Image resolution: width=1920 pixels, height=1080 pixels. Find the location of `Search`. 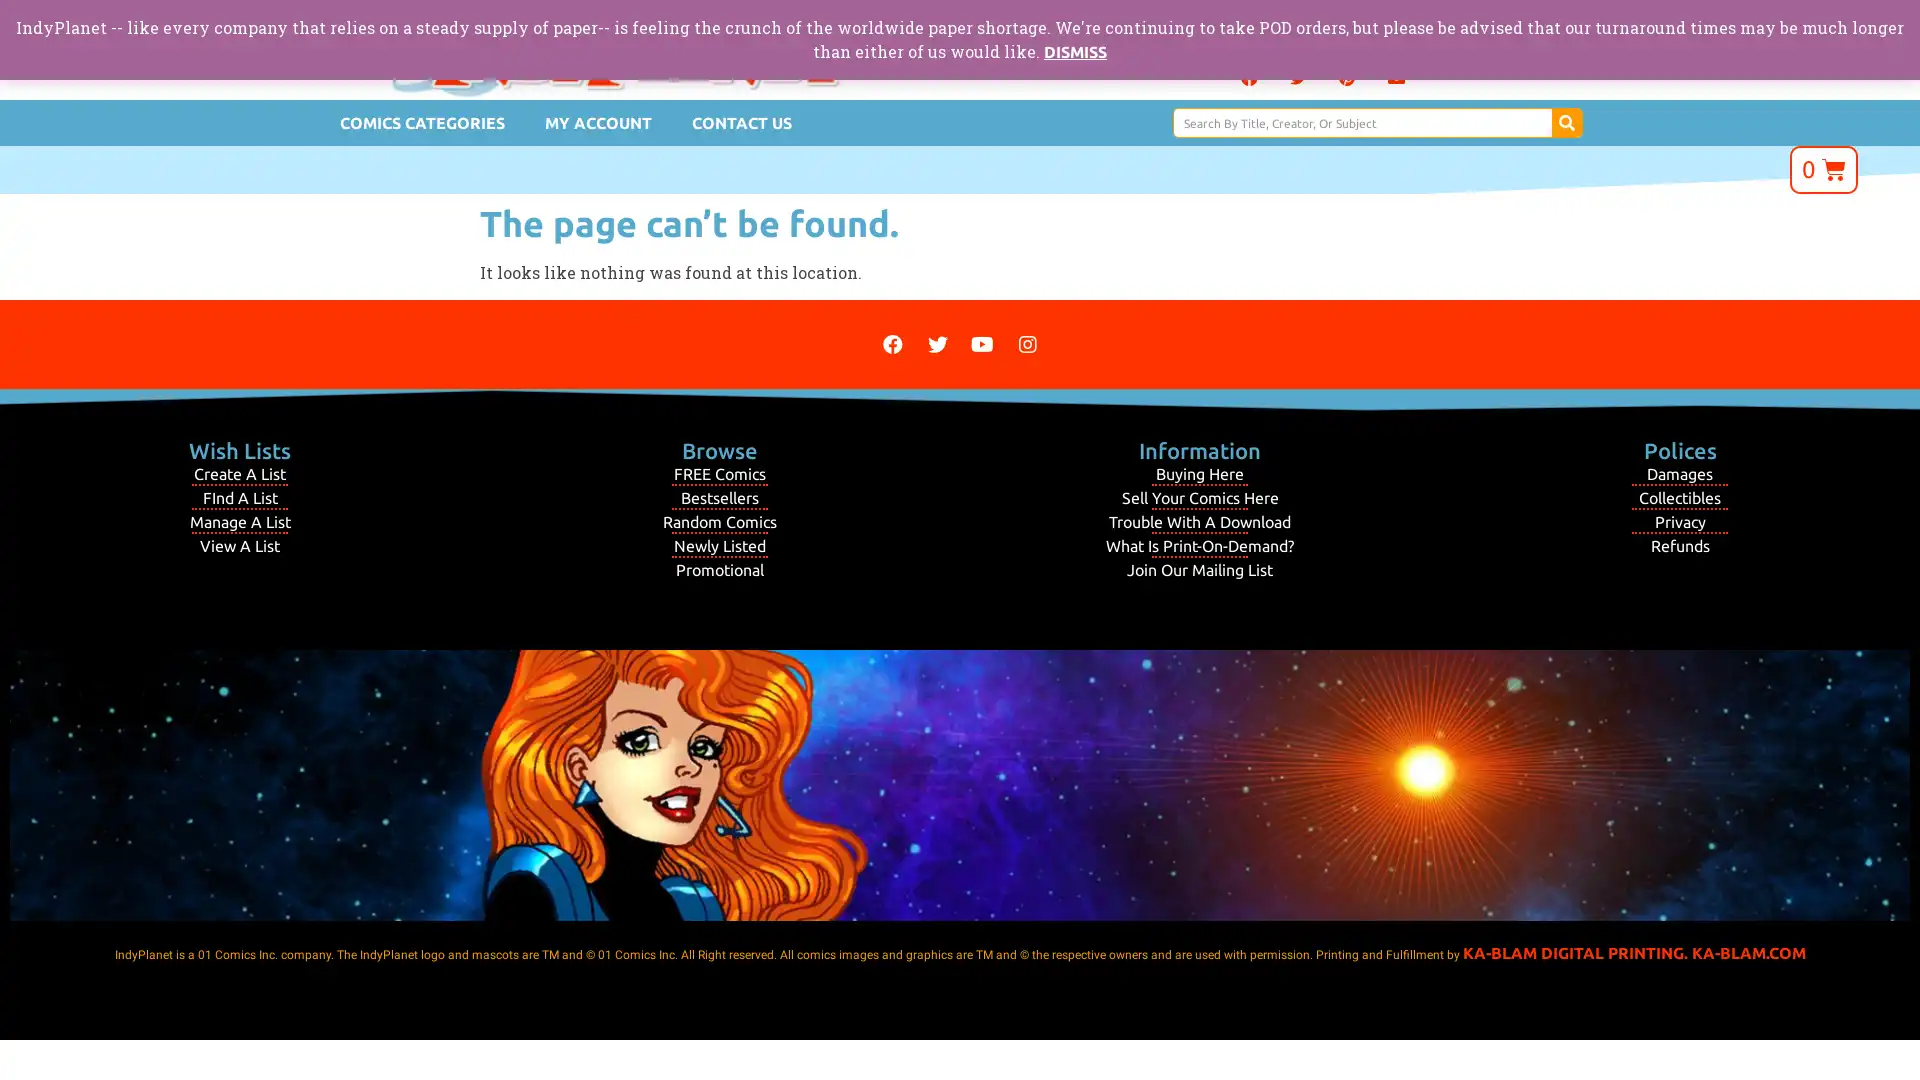

Search is located at coordinates (1565, 123).